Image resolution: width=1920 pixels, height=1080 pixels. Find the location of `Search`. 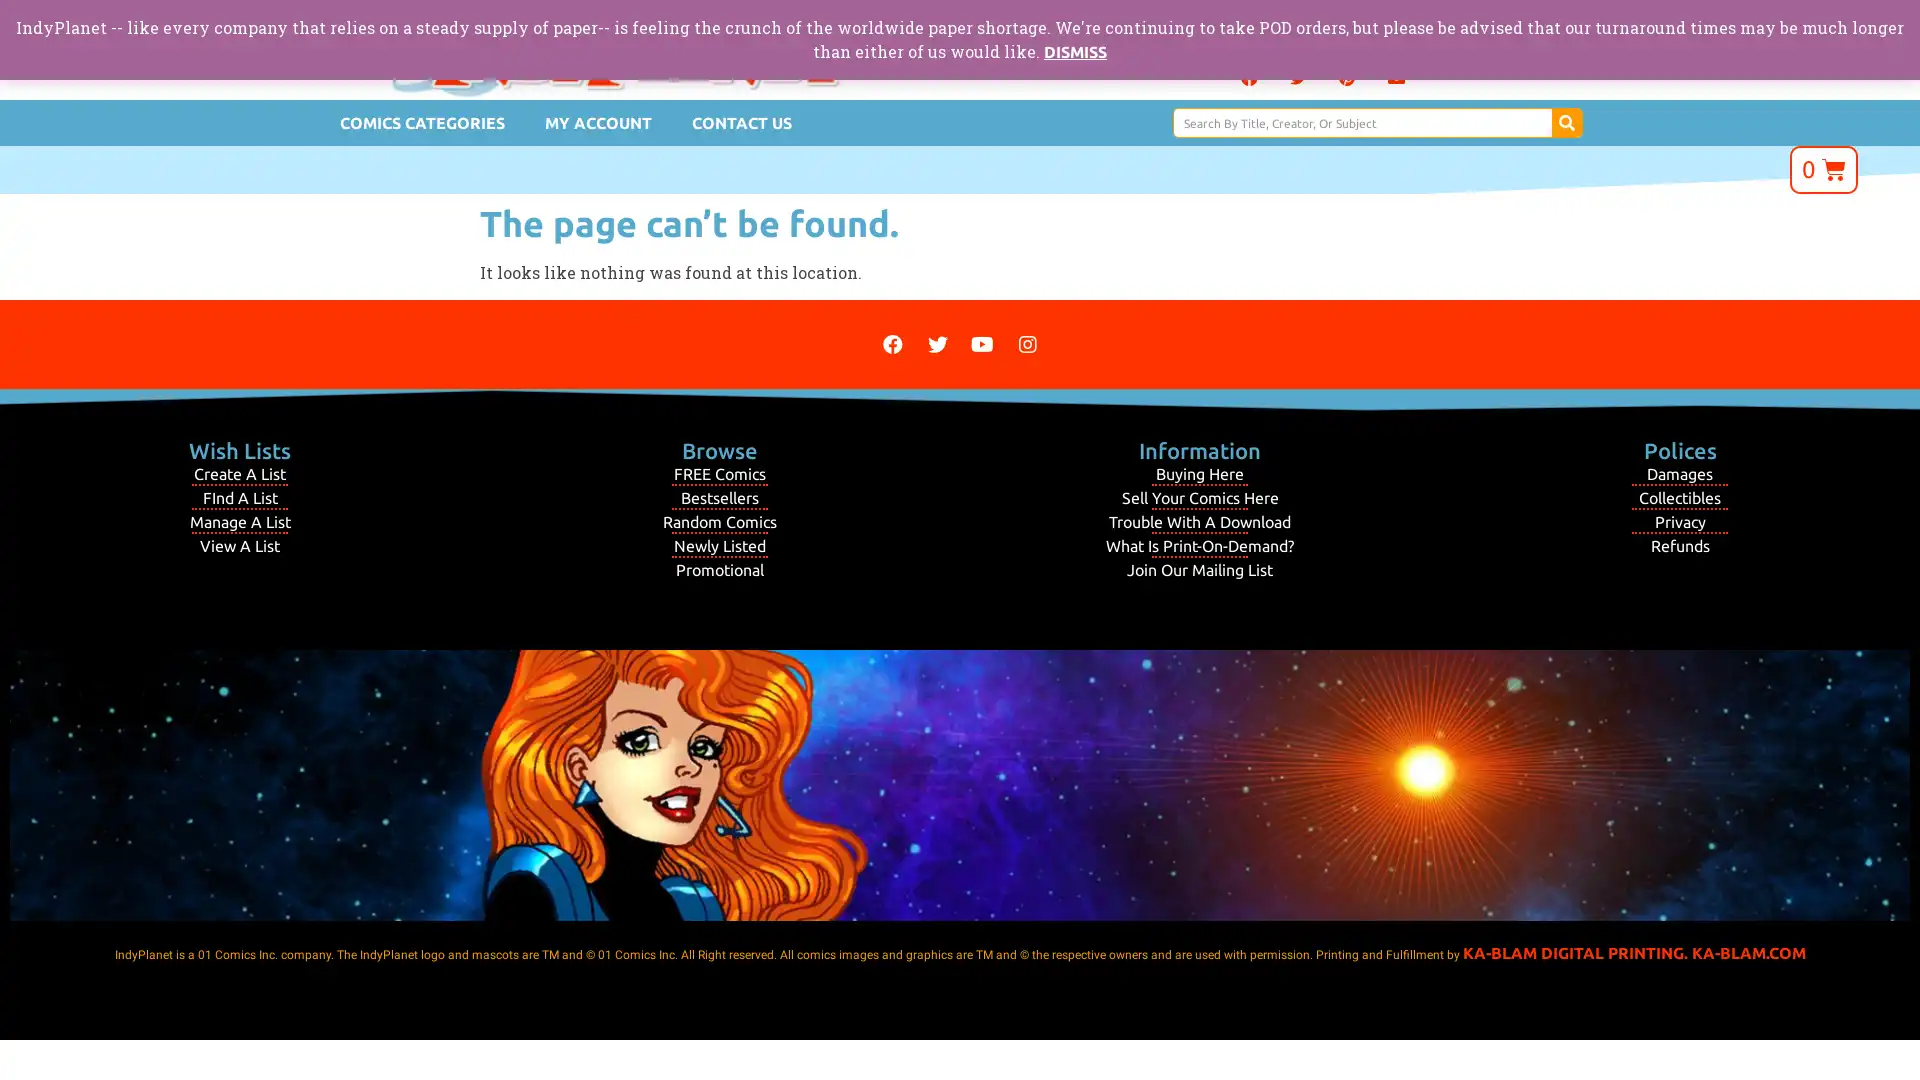

Search is located at coordinates (1565, 123).